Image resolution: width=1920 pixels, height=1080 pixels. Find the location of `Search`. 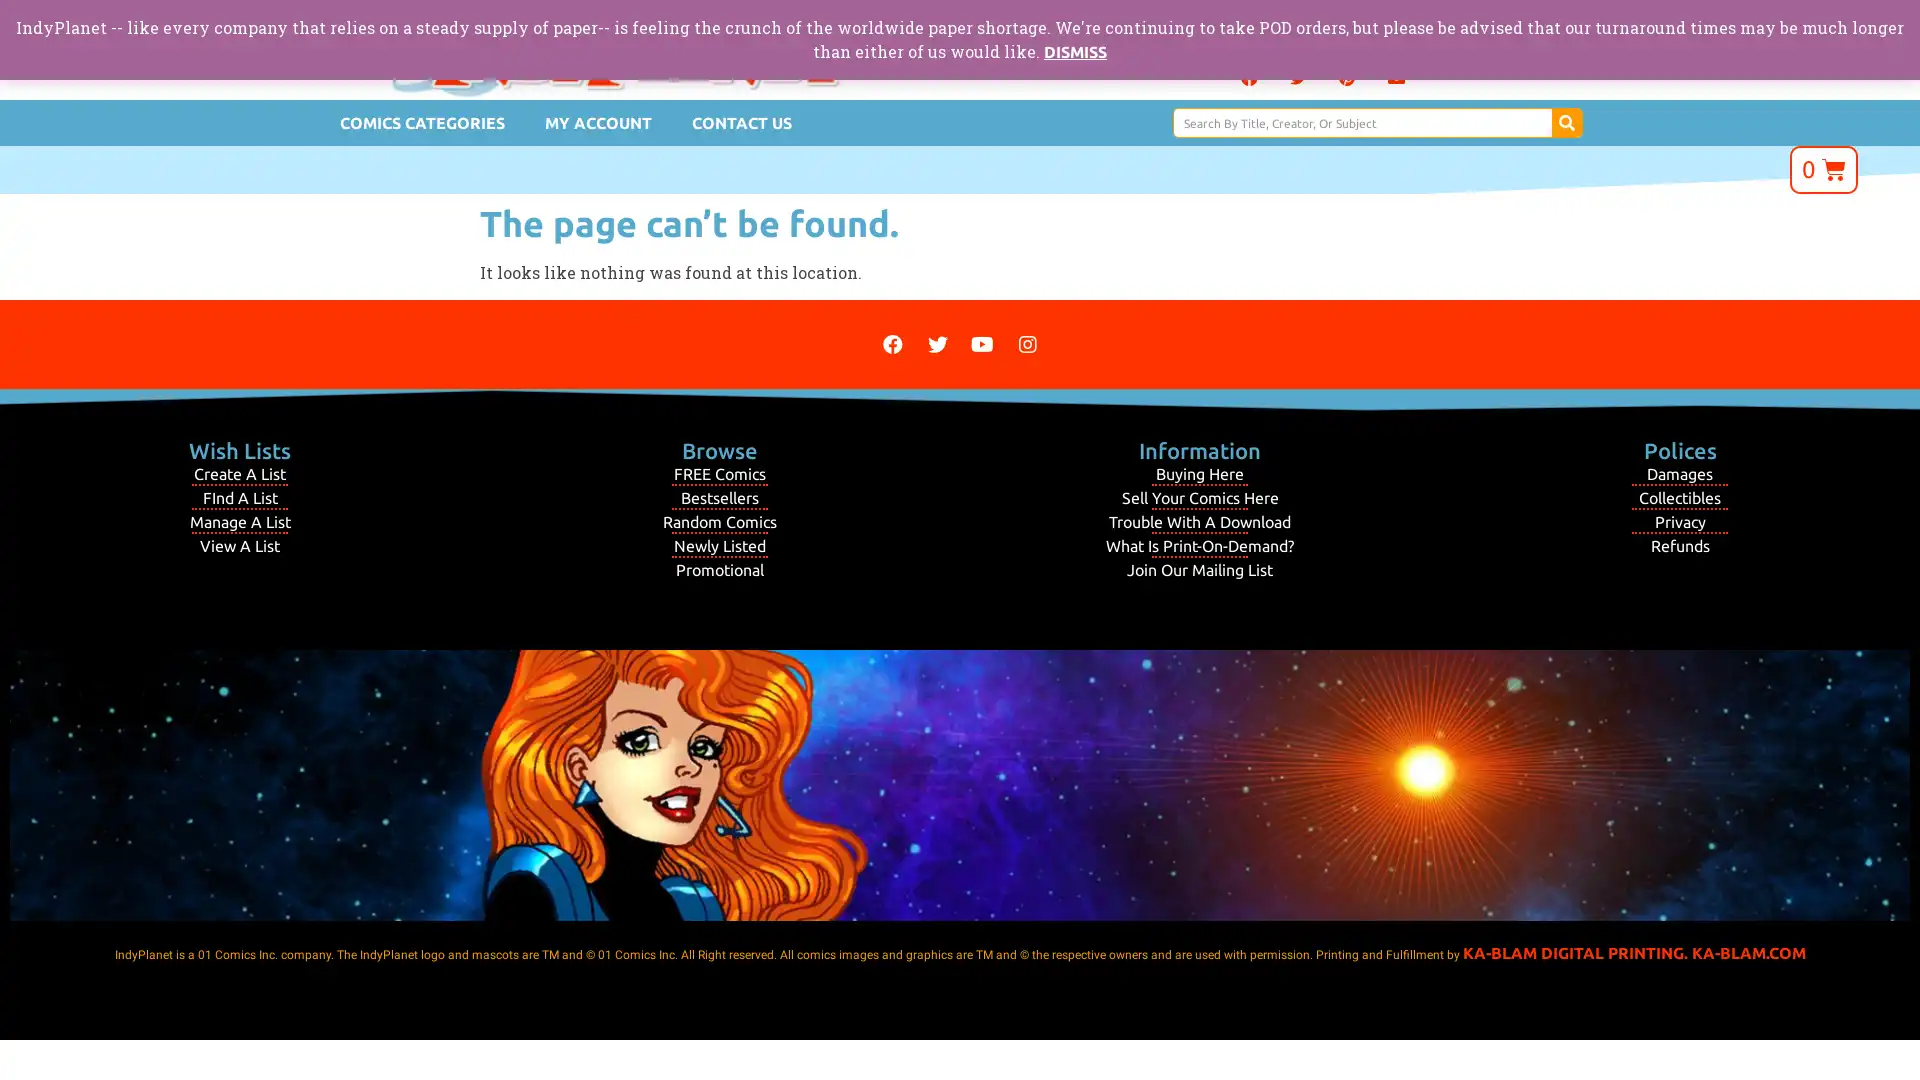

Search is located at coordinates (1565, 123).